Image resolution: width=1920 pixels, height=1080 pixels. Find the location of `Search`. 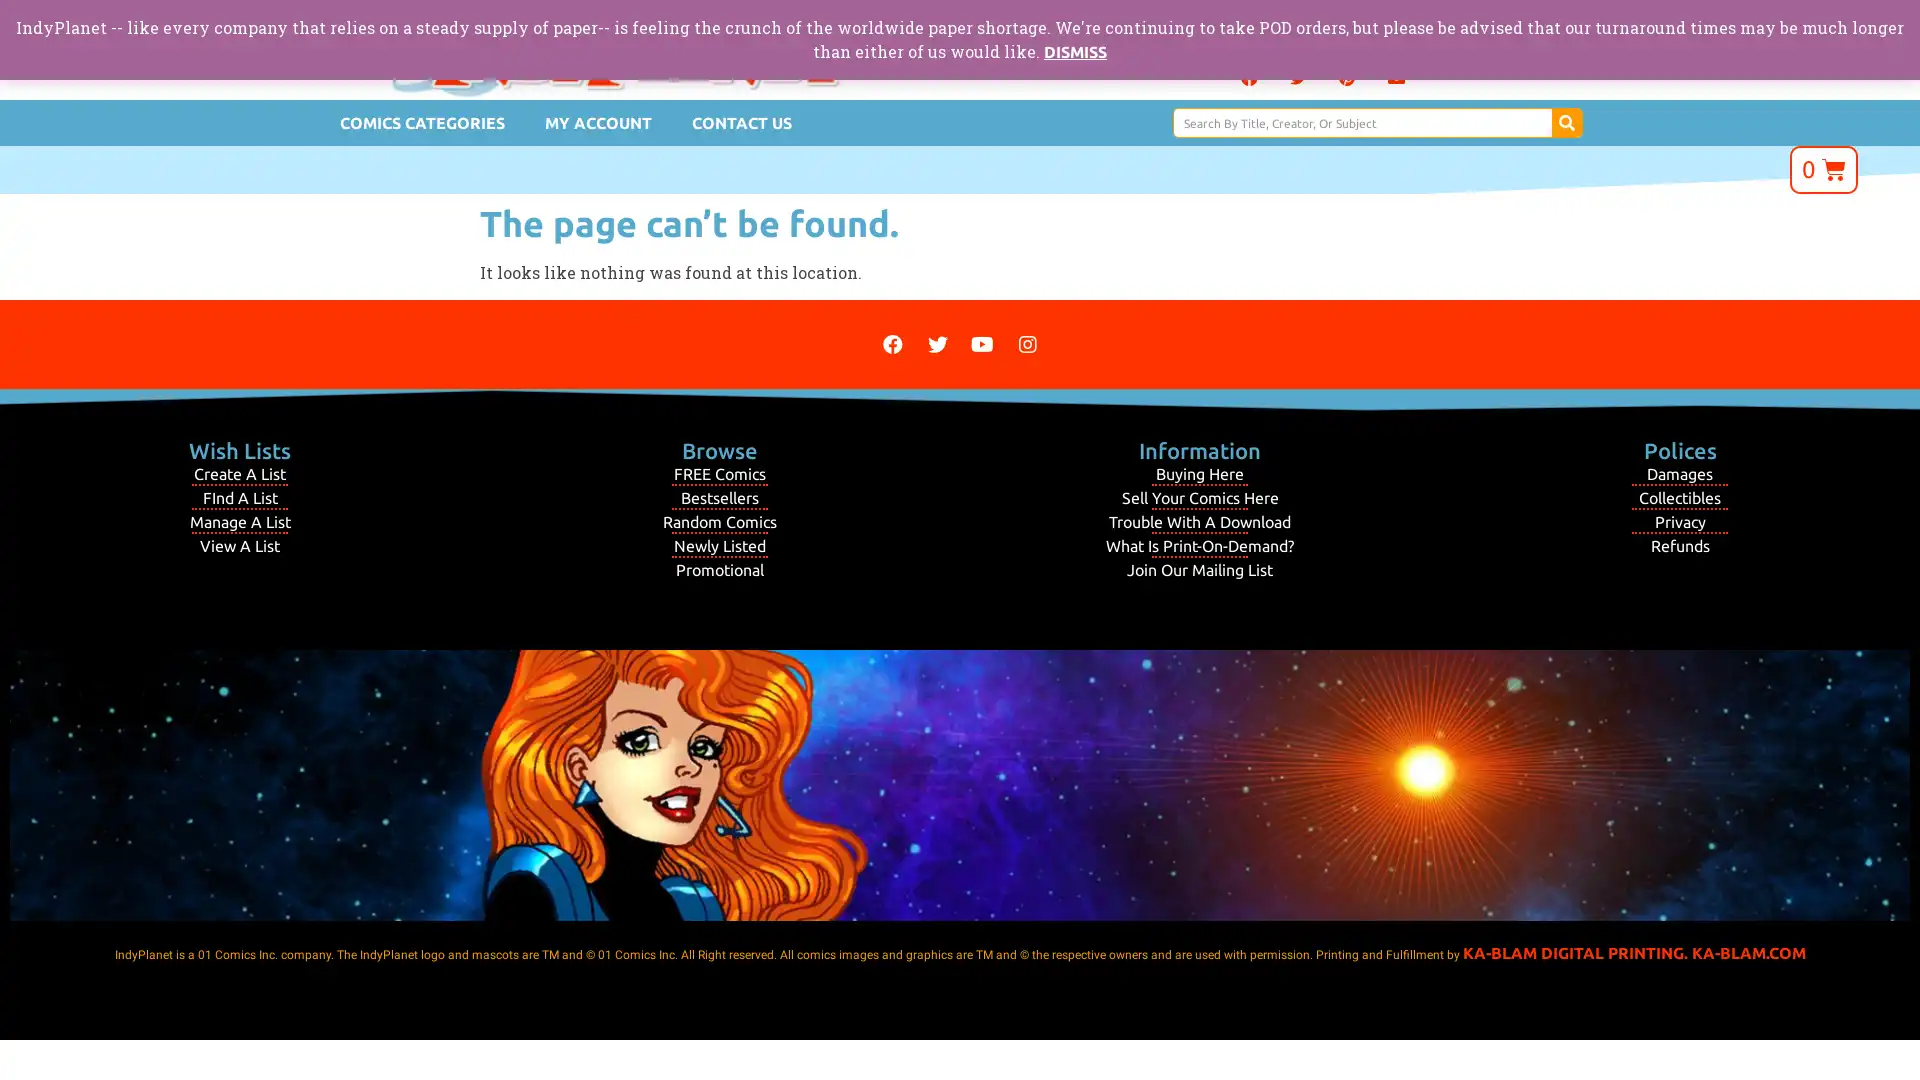

Search is located at coordinates (1565, 123).